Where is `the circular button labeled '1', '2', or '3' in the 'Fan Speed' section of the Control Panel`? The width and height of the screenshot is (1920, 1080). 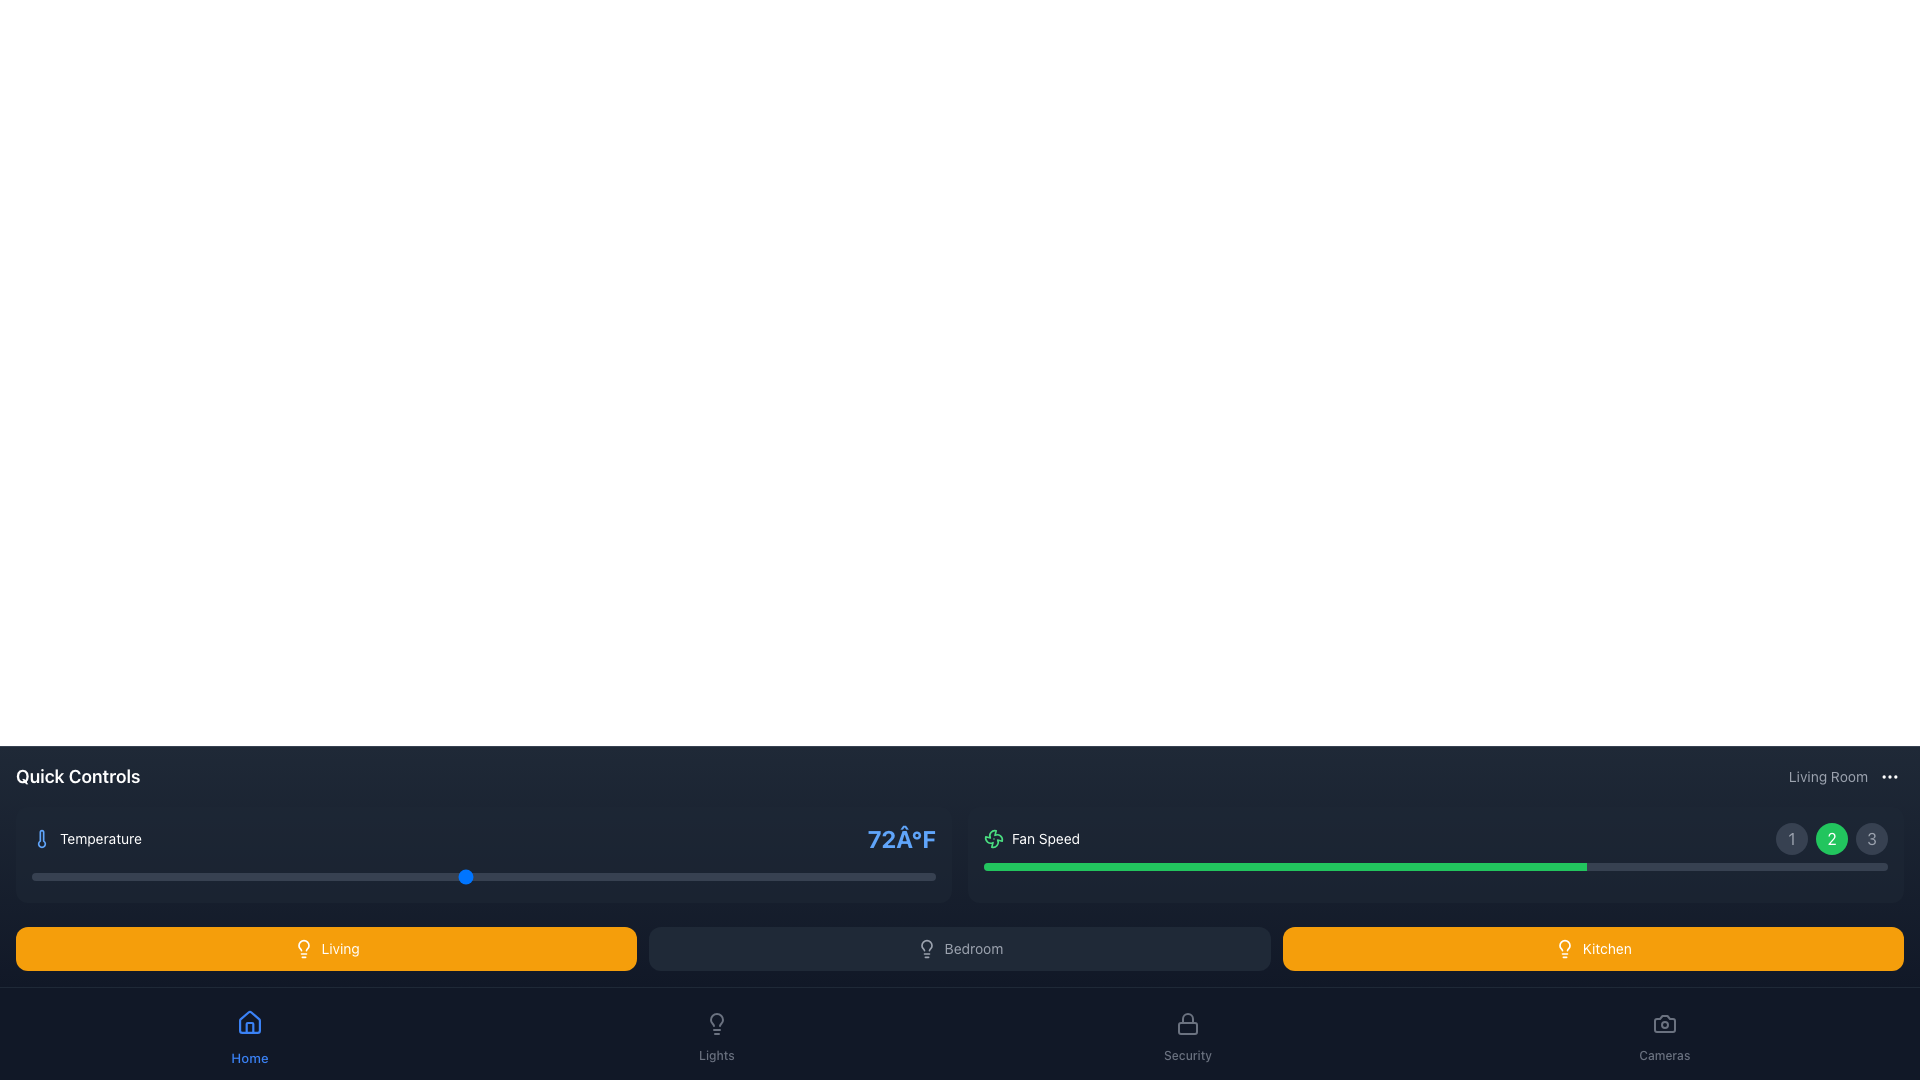 the circular button labeled '1', '2', or '3' in the 'Fan Speed' section of the Control Panel is located at coordinates (1434, 839).